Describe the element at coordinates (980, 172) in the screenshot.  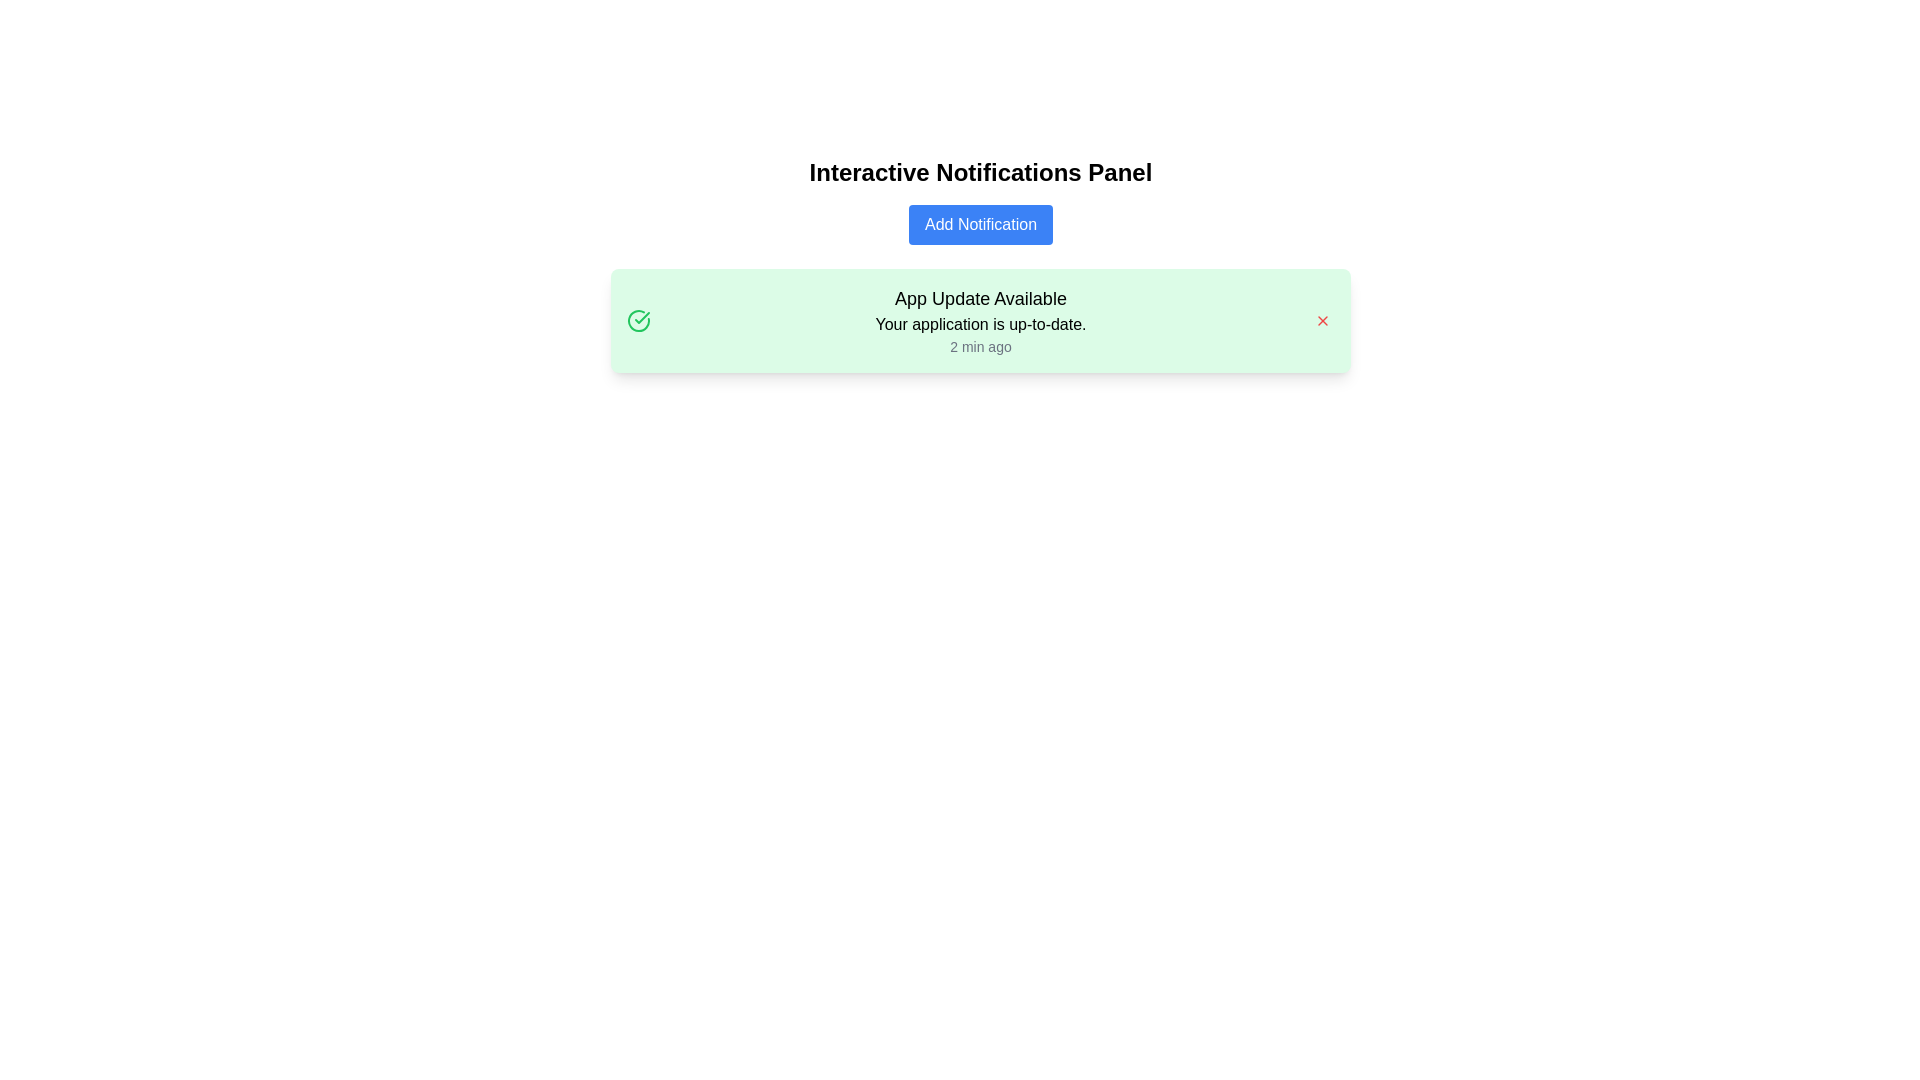
I see `displayed text from the horizontal text header titled 'Interactive Notifications Panel', which is positioned at the top of the notification interface` at that location.